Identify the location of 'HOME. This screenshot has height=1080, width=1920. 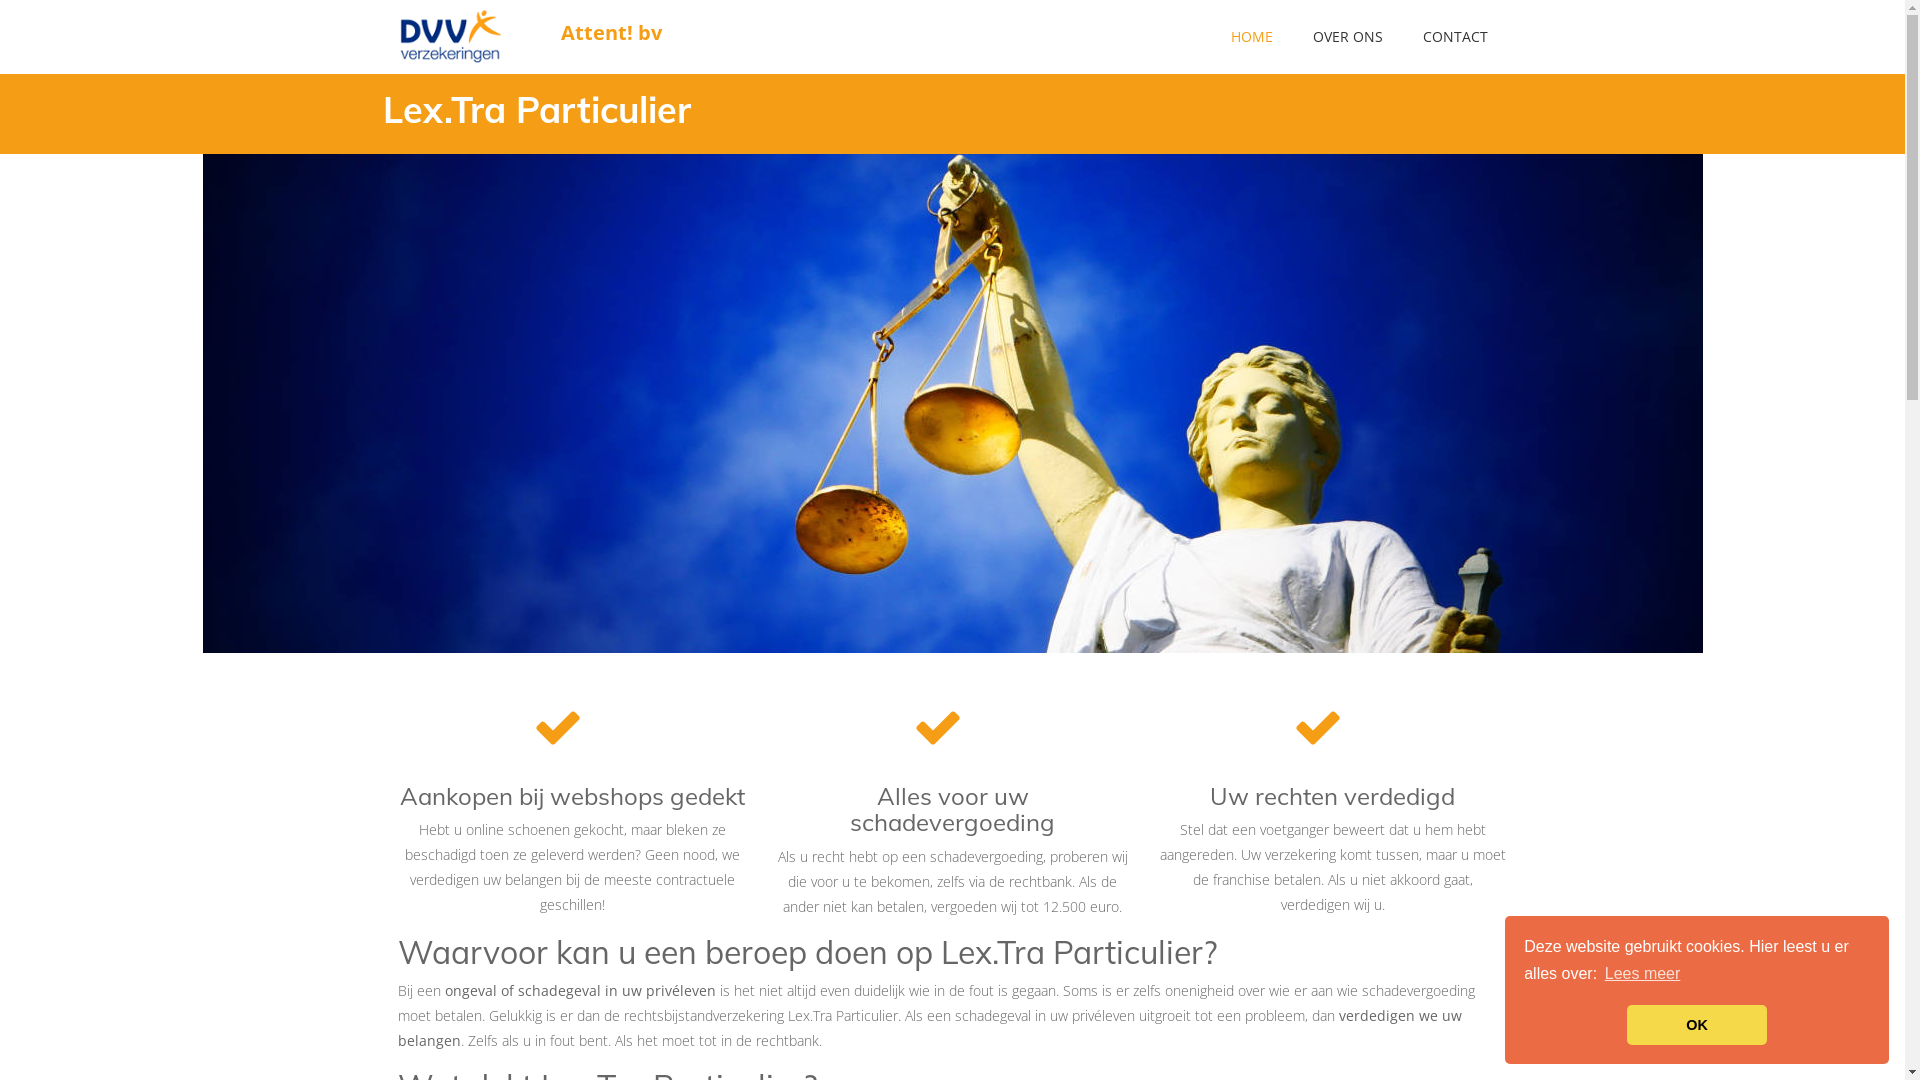
(1250, 37).